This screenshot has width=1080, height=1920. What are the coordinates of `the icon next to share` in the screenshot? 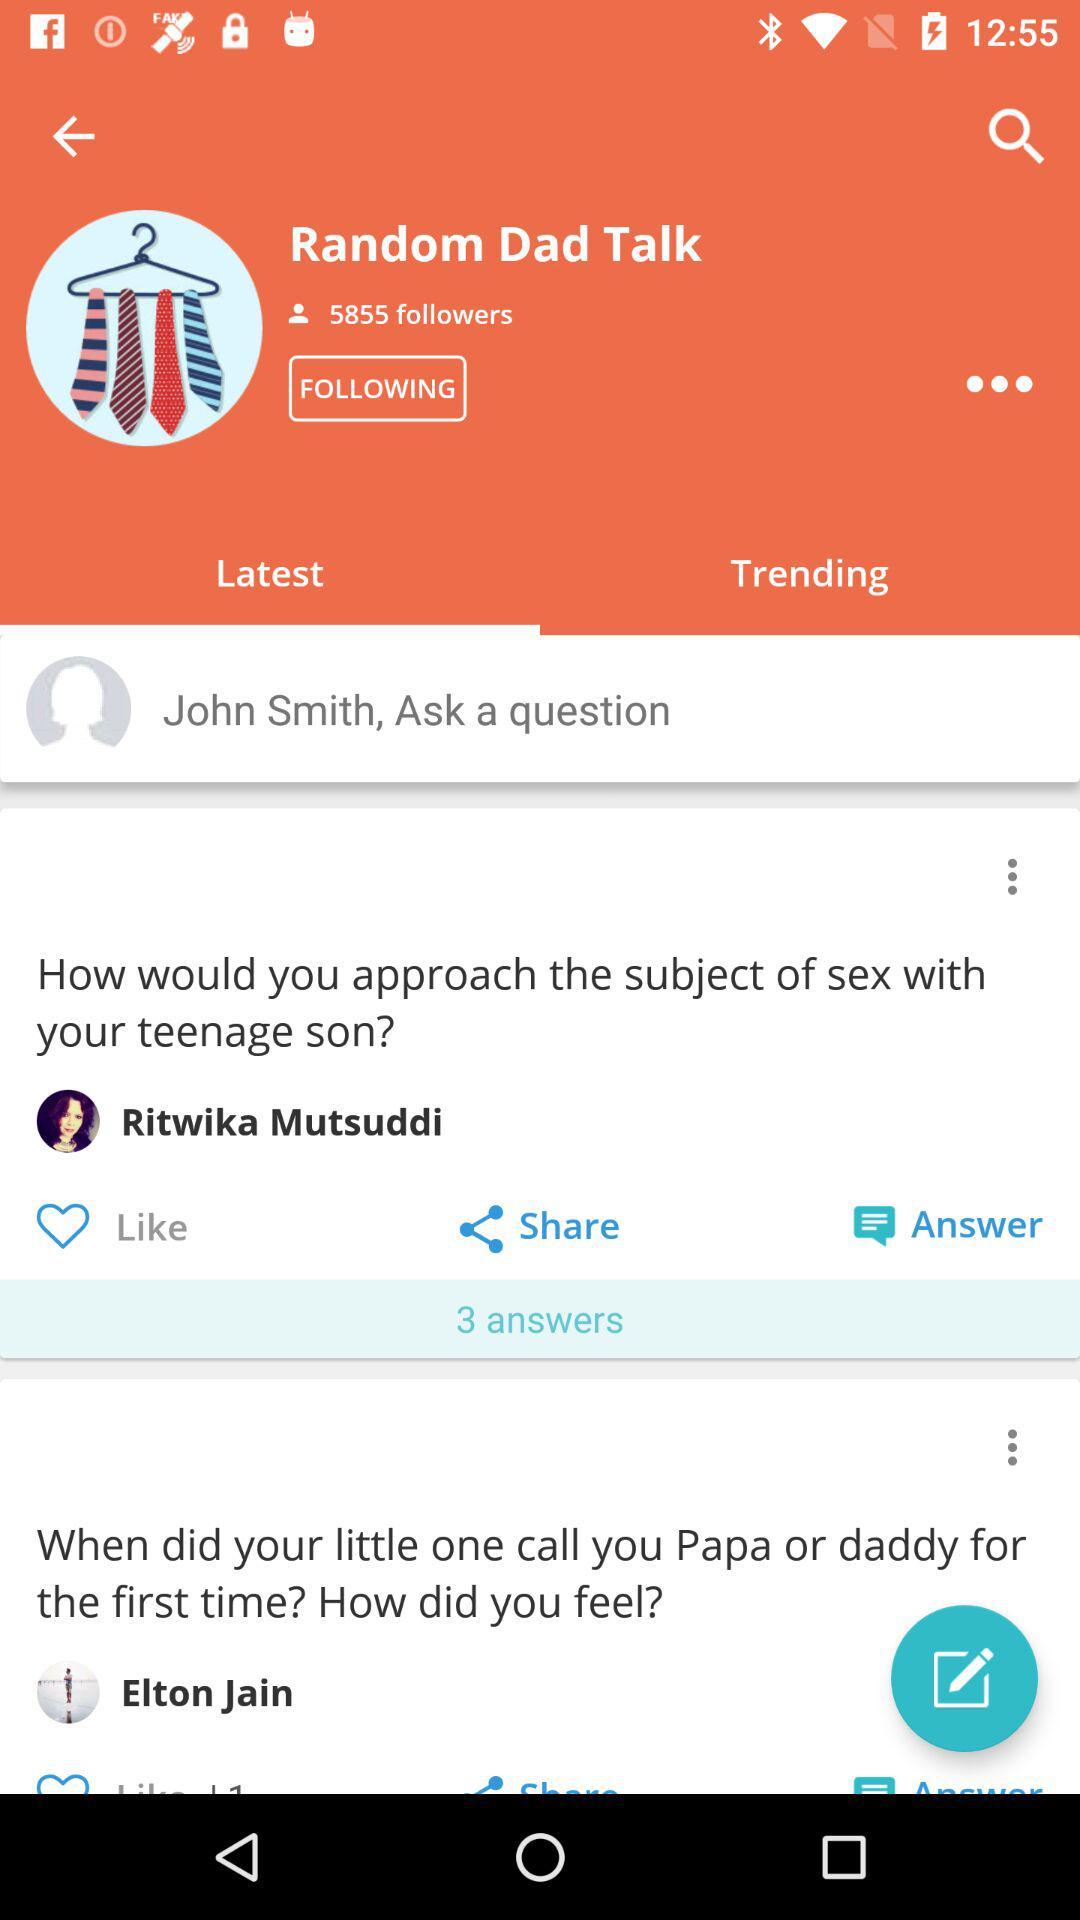 It's located at (963, 1678).